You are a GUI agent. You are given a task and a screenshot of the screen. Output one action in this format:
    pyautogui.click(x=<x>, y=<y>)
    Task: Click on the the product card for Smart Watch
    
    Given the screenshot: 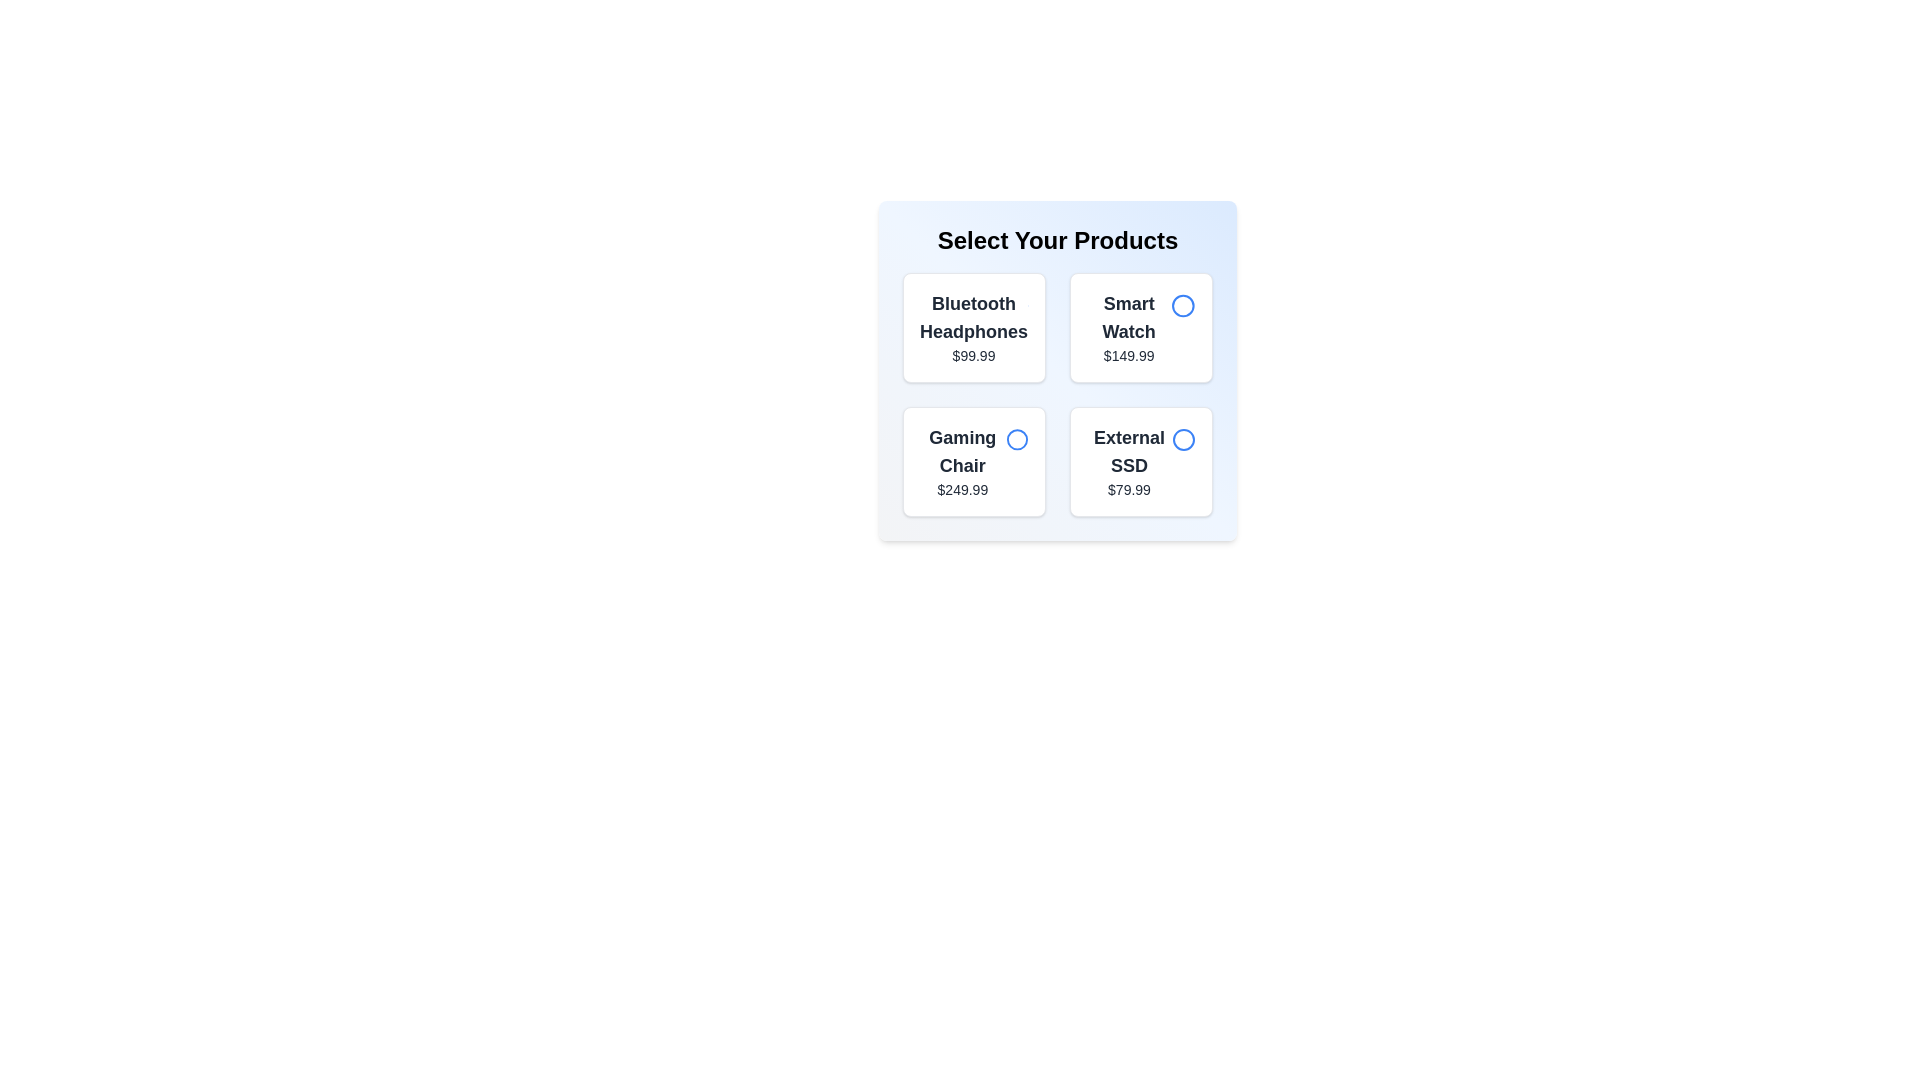 What is the action you would take?
    pyautogui.click(x=1141, y=326)
    